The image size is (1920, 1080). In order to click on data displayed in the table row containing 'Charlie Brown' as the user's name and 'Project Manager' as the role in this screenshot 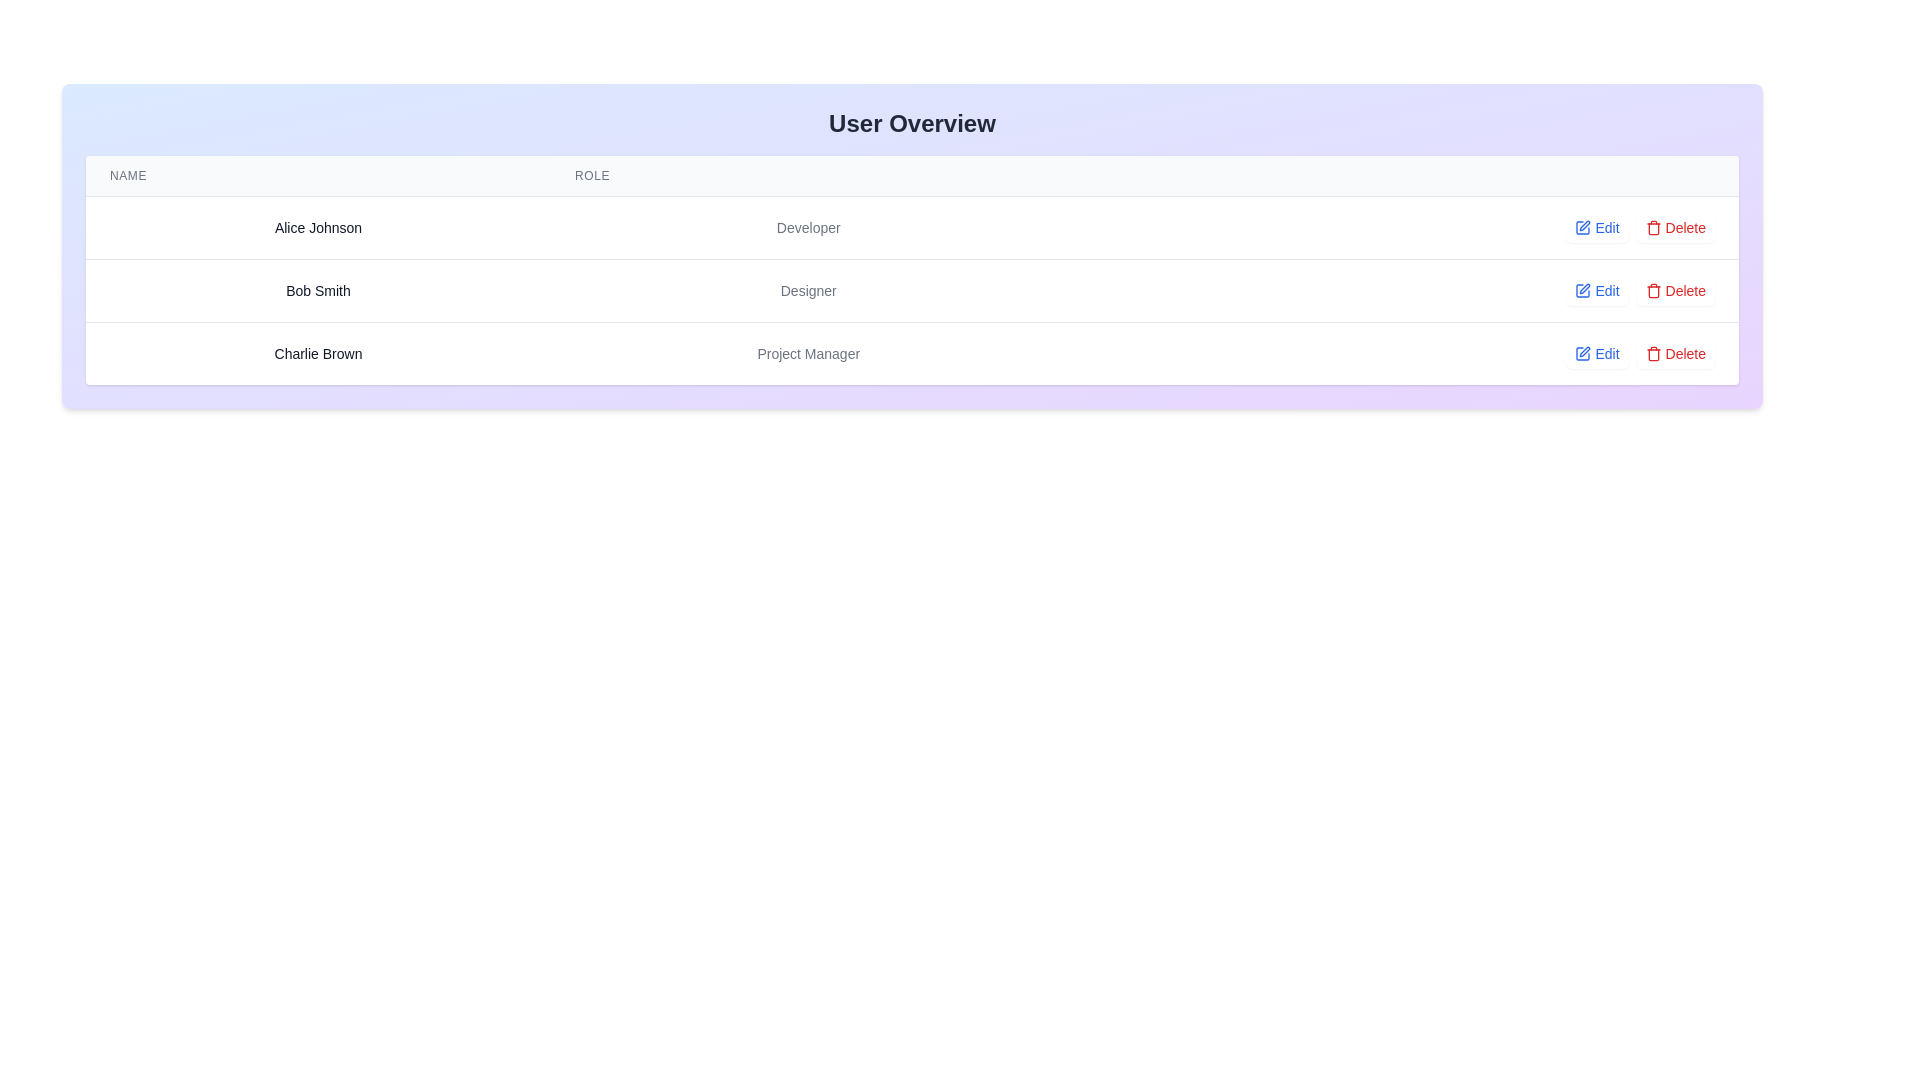, I will do `click(911, 352)`.